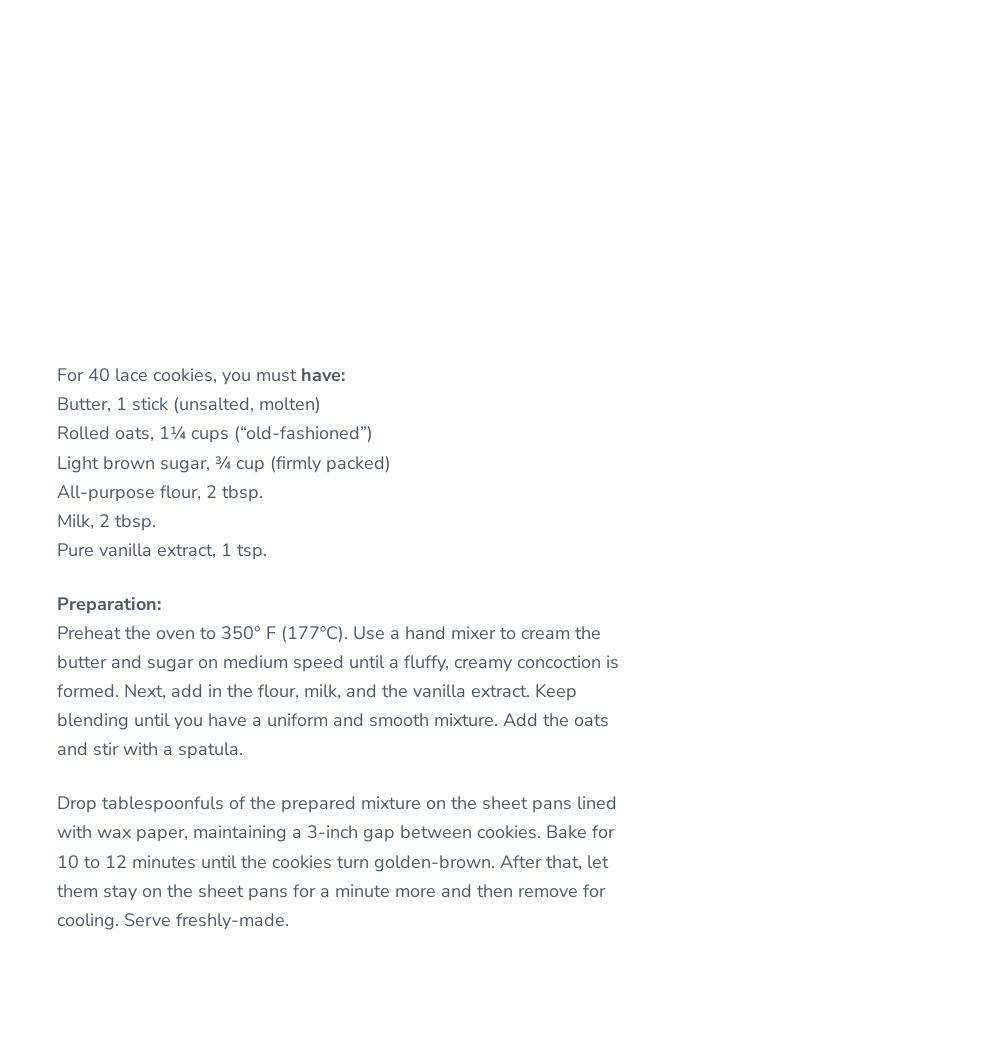 The width and height of the screenshot is (984, 1061). What do you see at coordinates (178, 374) in the screenshot?
I see `'For 40 lace cookies, you must'` at bounding box center [178, 374].